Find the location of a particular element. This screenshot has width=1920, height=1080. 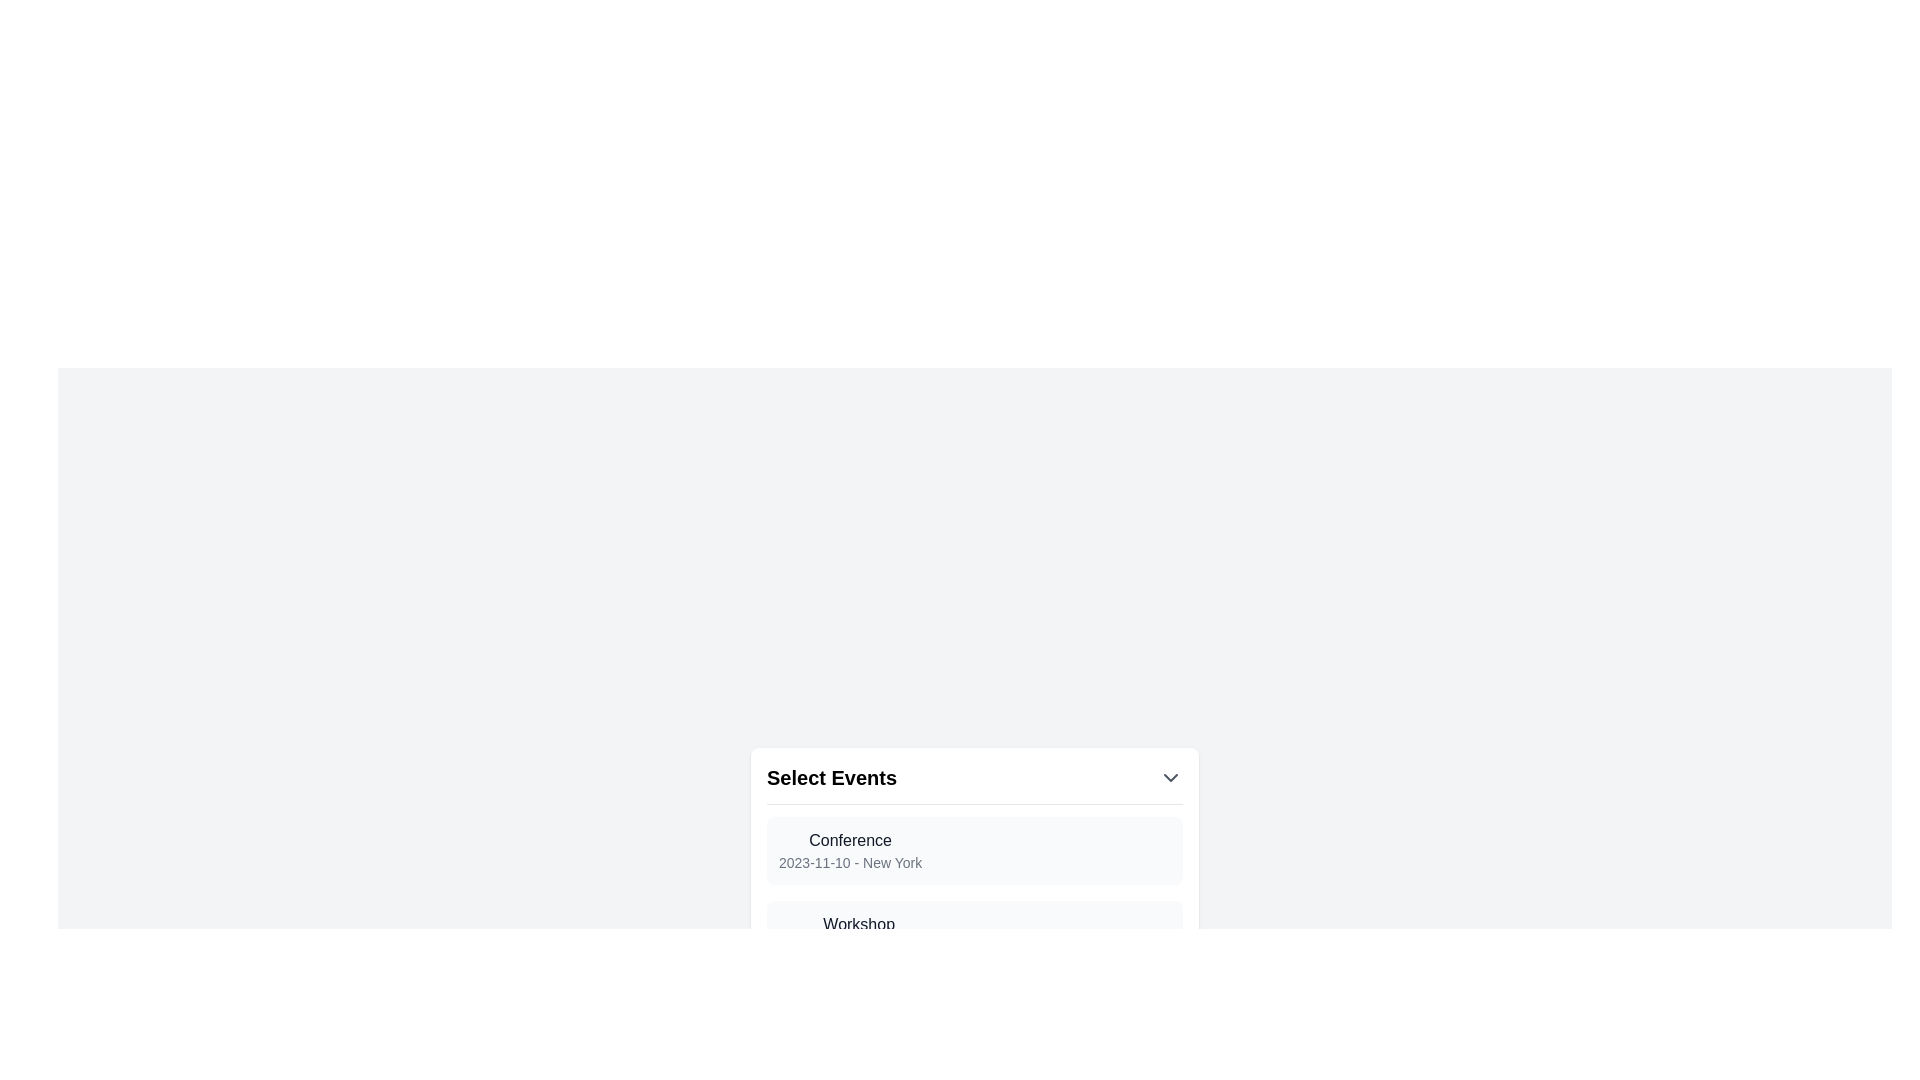

the 'Workshop' event element located below 'Conference' and above 'Webinar' is located at coordinates (974, 934).